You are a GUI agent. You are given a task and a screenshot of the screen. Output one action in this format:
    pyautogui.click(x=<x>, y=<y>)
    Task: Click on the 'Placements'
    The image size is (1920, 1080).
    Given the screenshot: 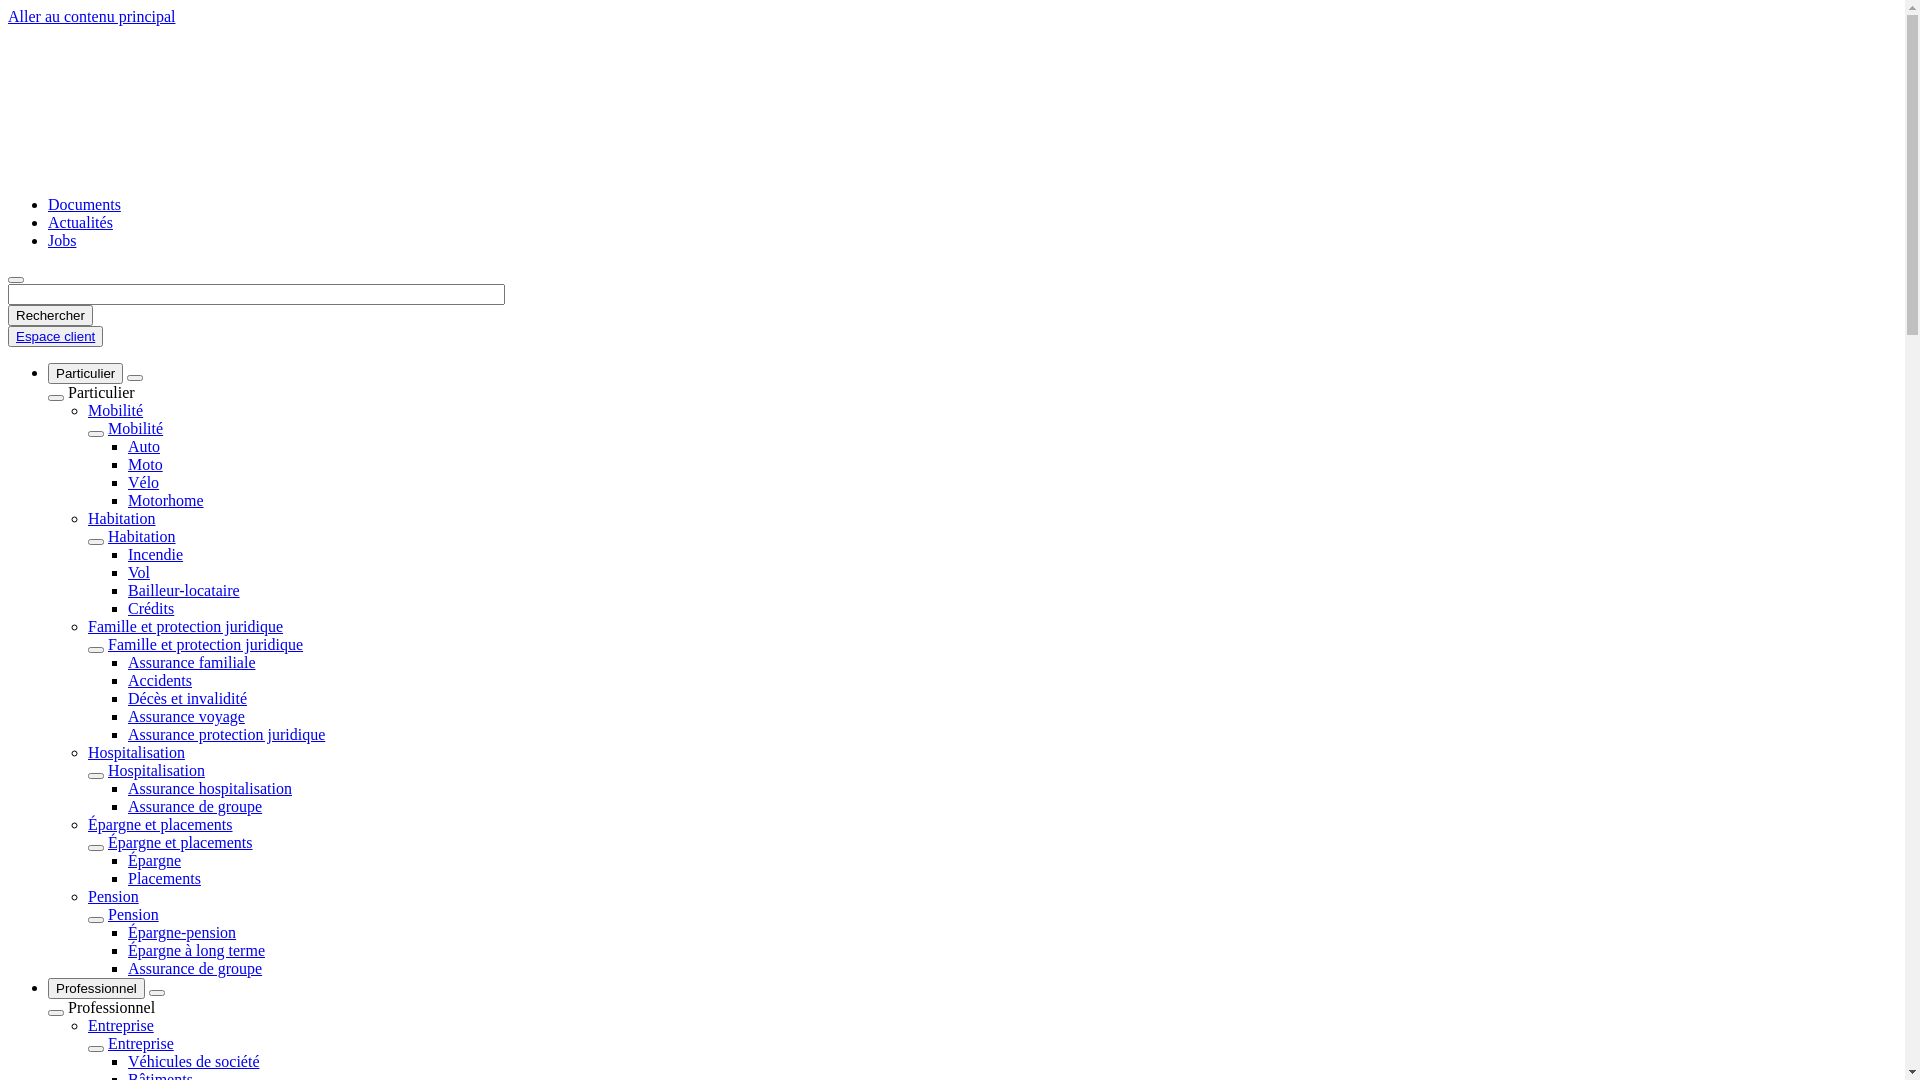 What is the action you would take?
    pyautogui.click(x=127, y=877)
    